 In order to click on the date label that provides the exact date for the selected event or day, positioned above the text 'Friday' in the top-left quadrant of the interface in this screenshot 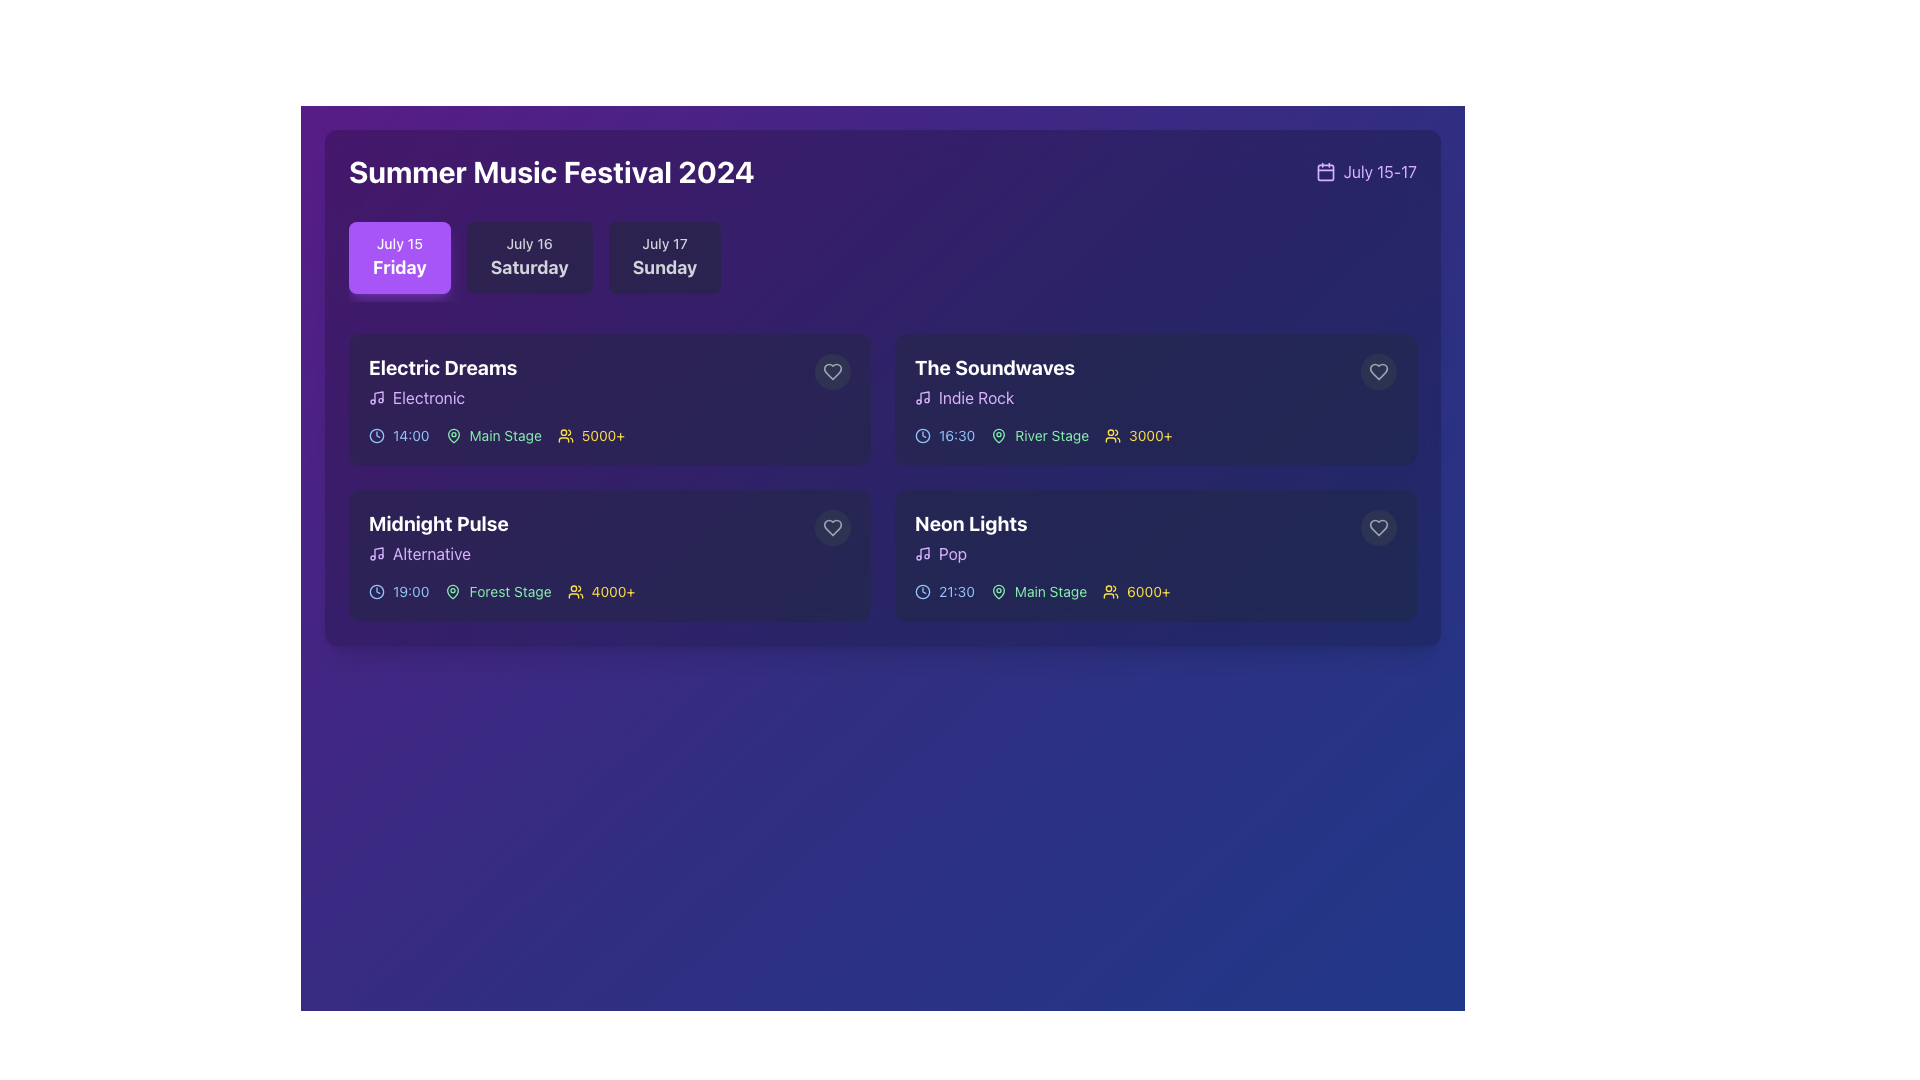, I will do `click(399, 242)`.